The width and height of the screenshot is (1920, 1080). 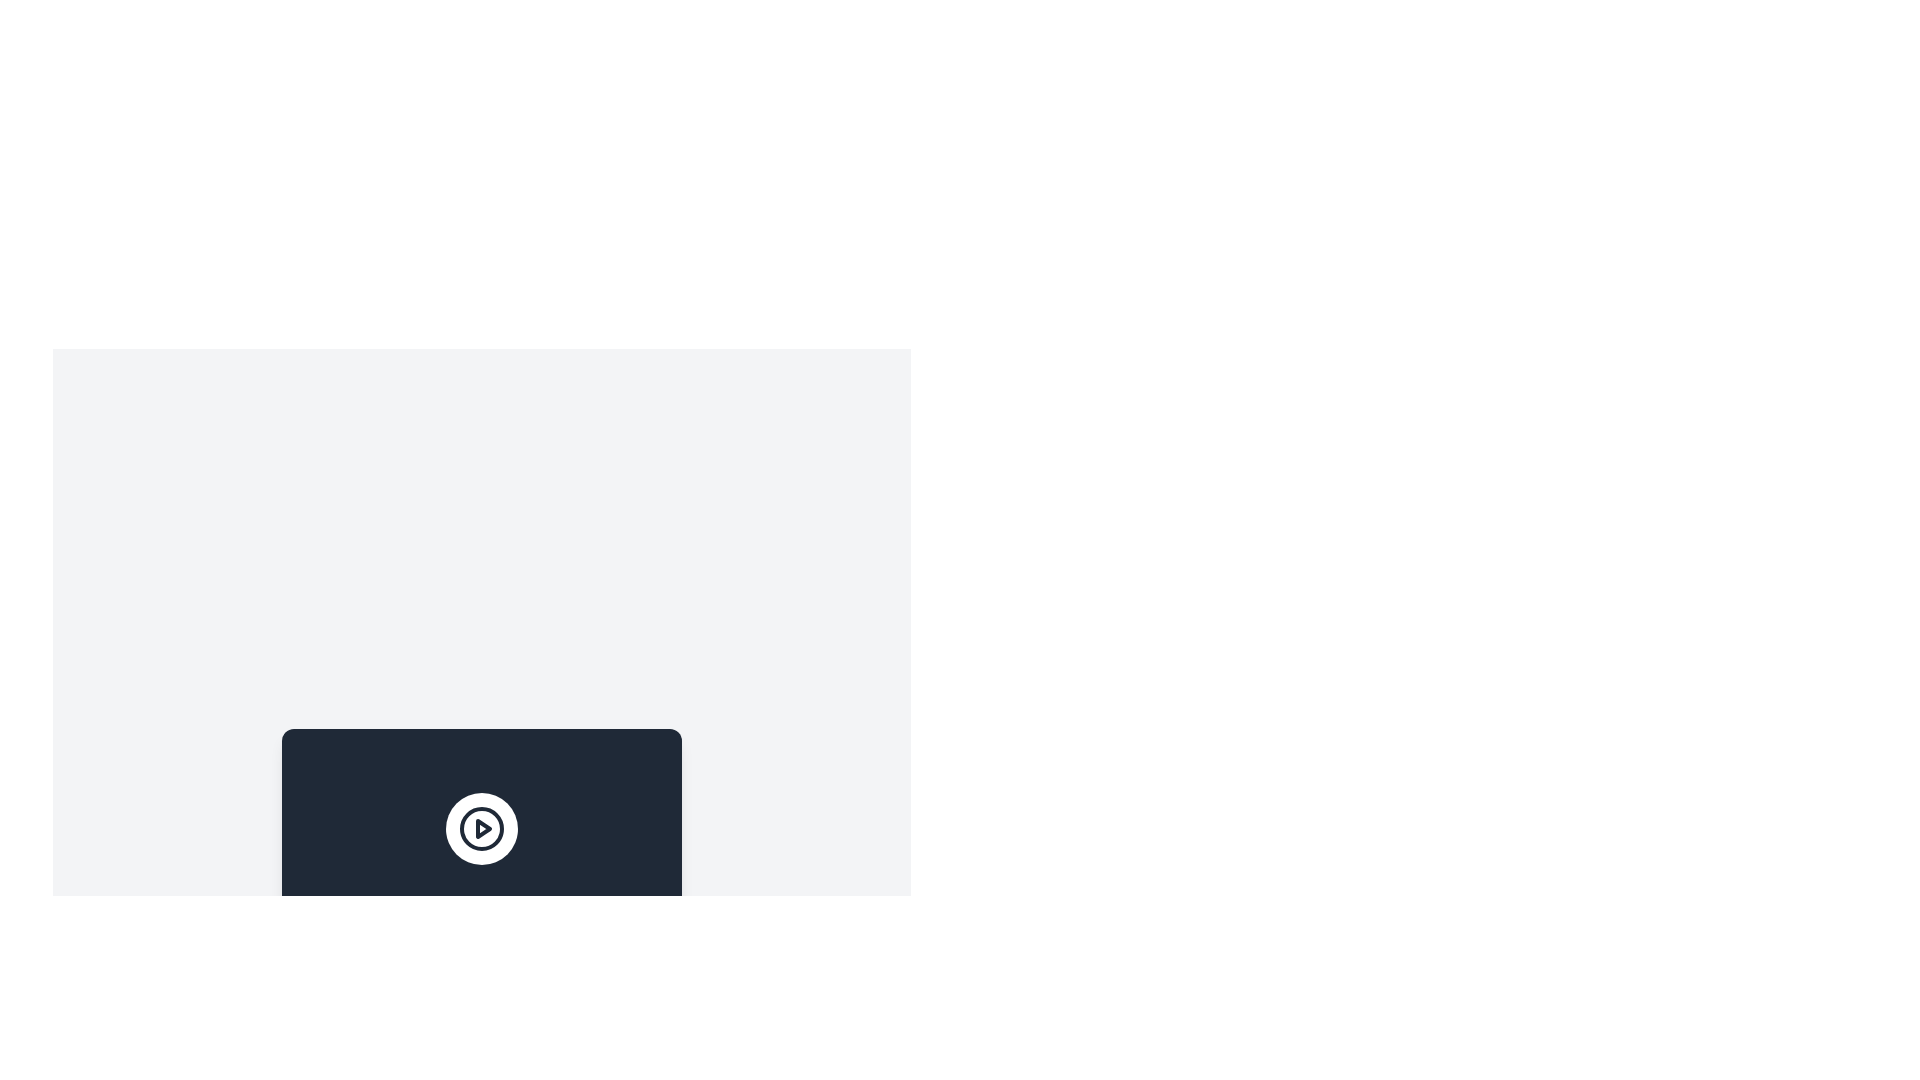 I want to click on the circular outline surrounding the triangular play icon in the interactive play button design, so click(x=481, y=829).